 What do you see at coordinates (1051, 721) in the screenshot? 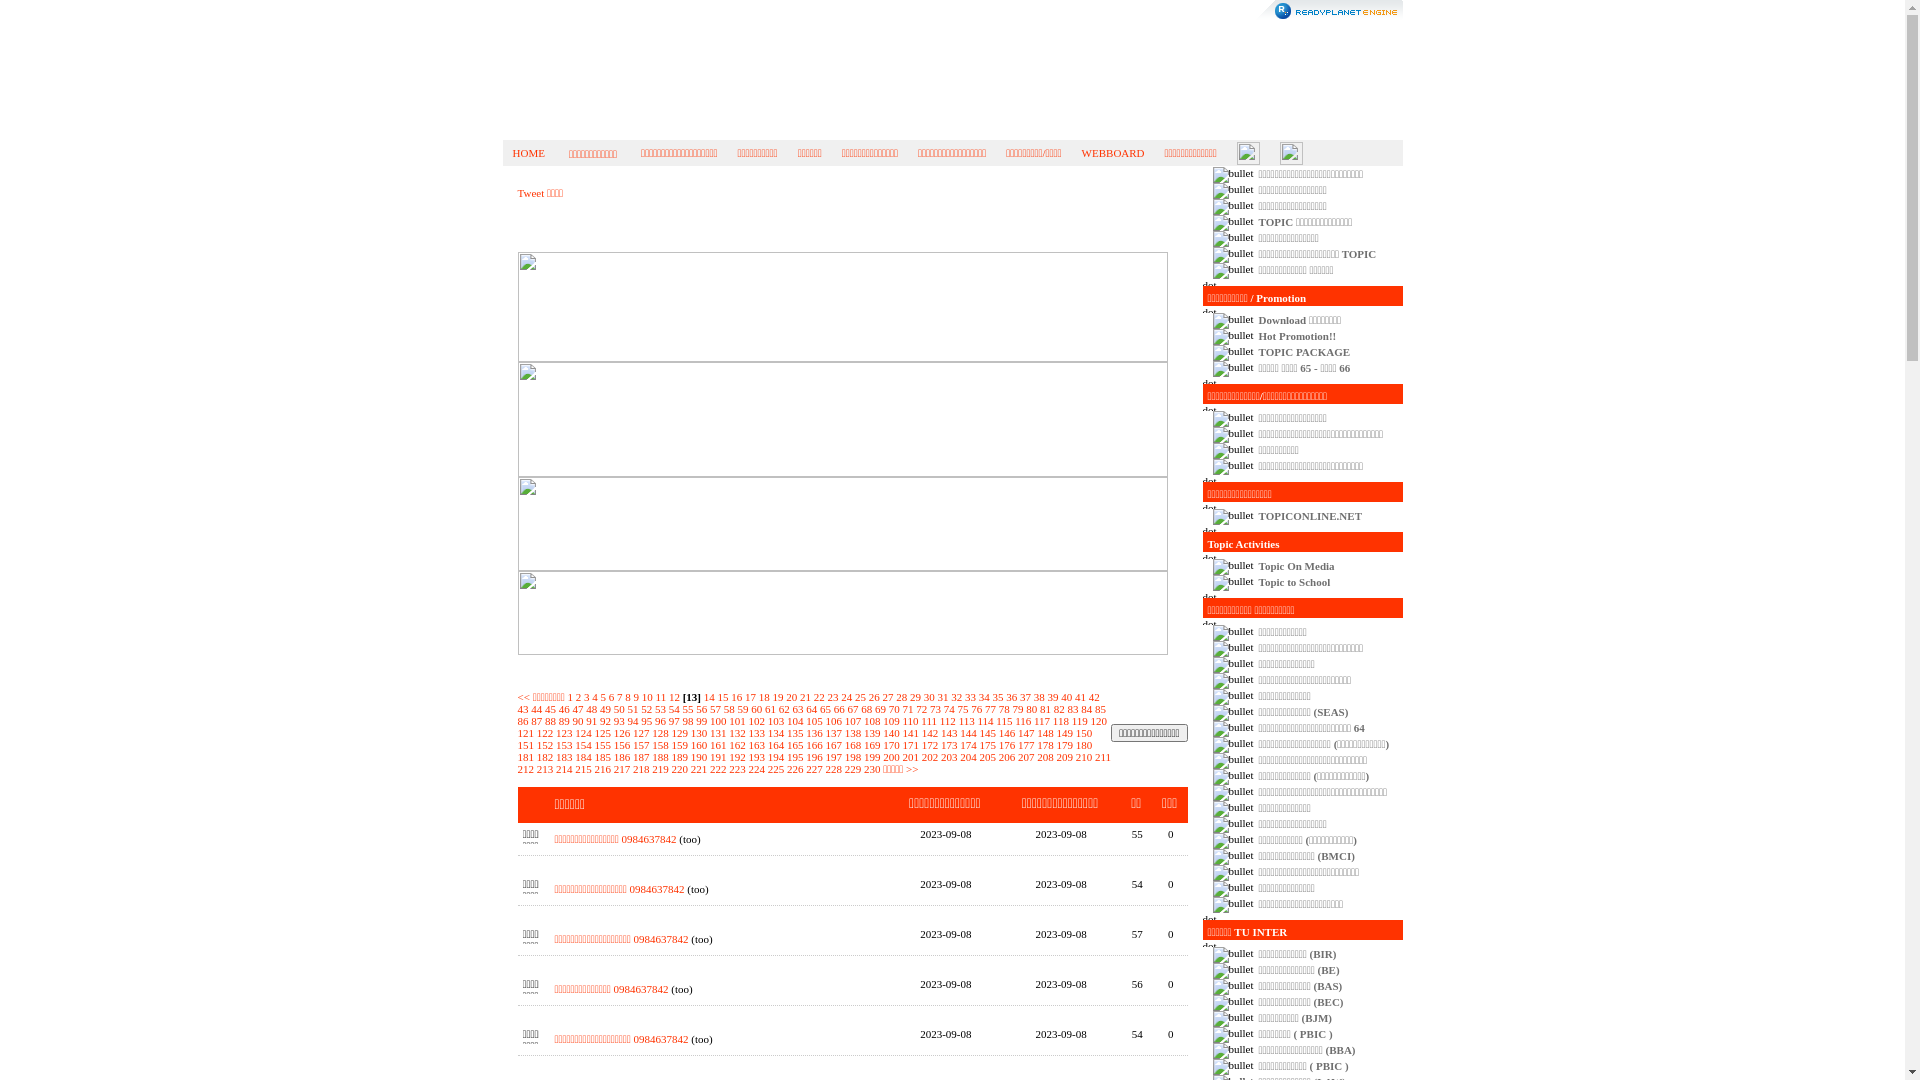
I see `'118'` at bounding box center [1051, 721].